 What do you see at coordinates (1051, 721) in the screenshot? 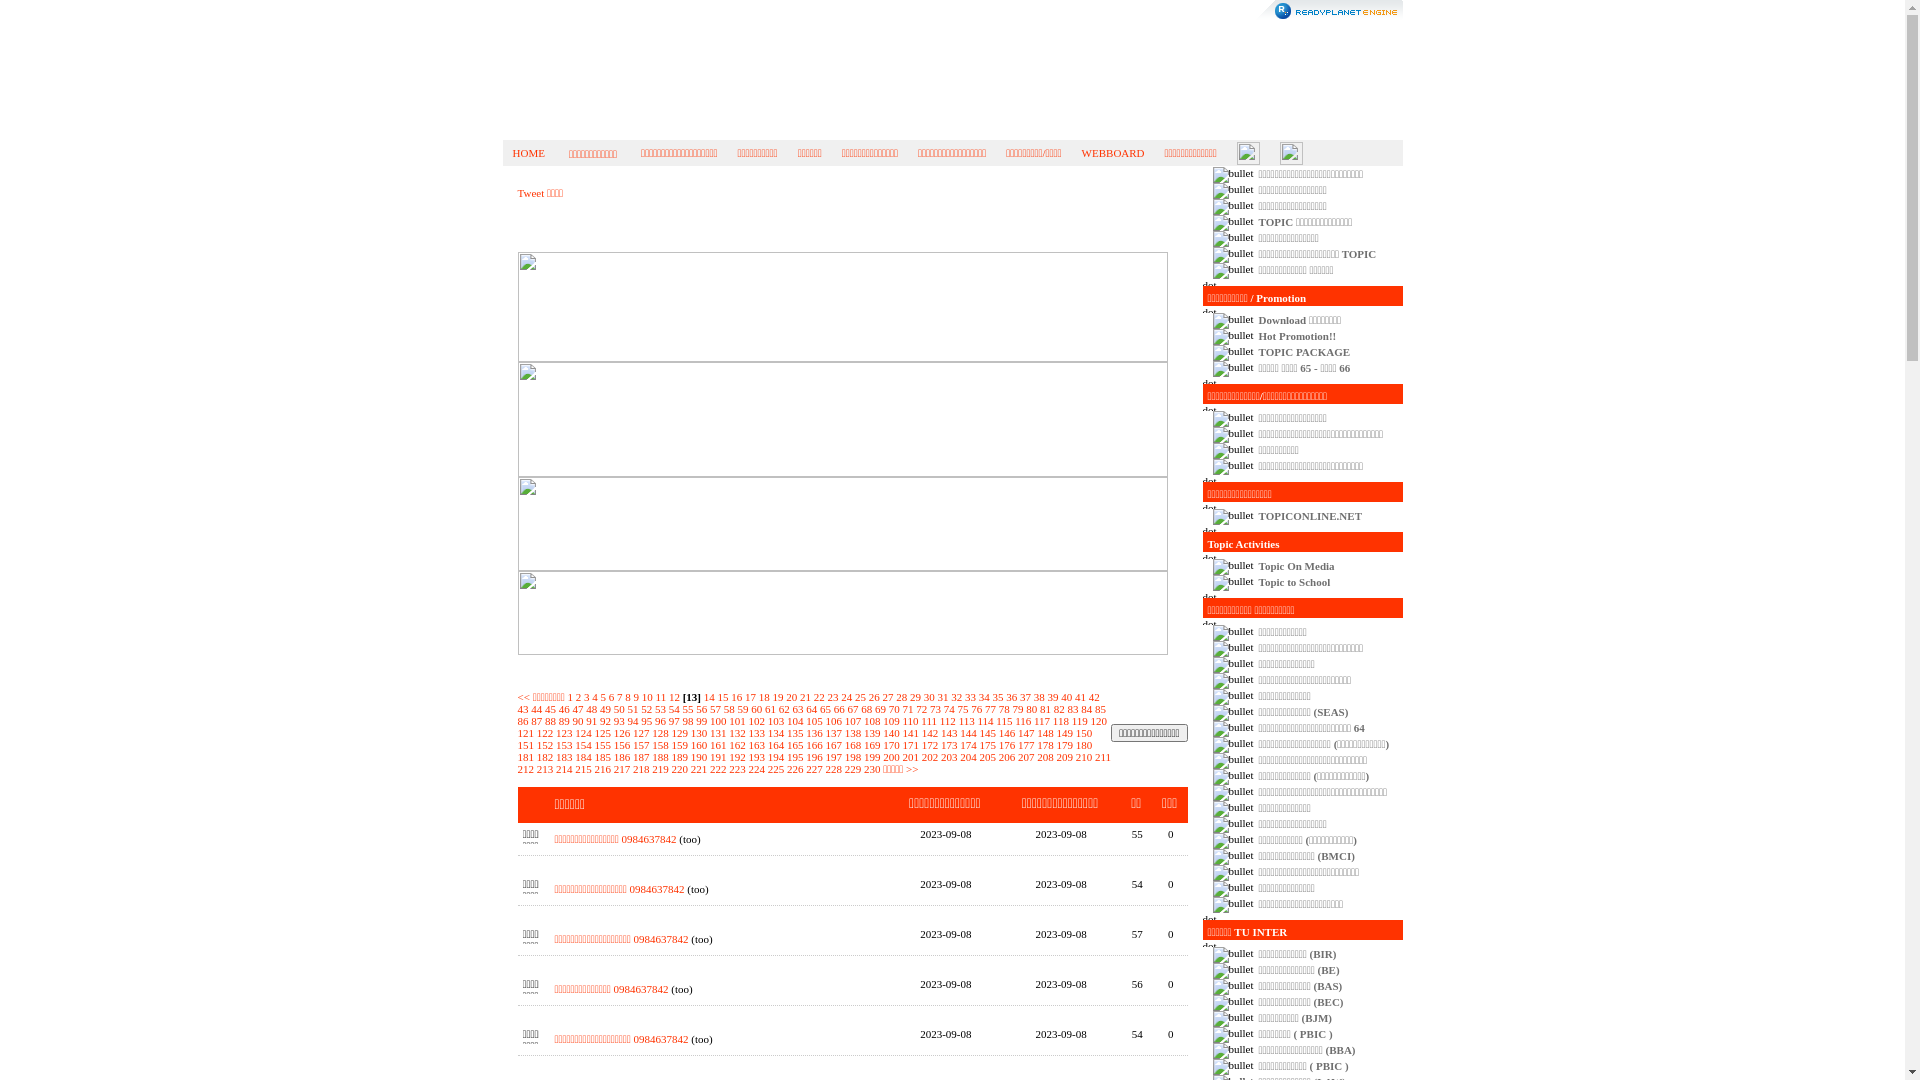
I see `'118'` at bounding box center [1051, 721].